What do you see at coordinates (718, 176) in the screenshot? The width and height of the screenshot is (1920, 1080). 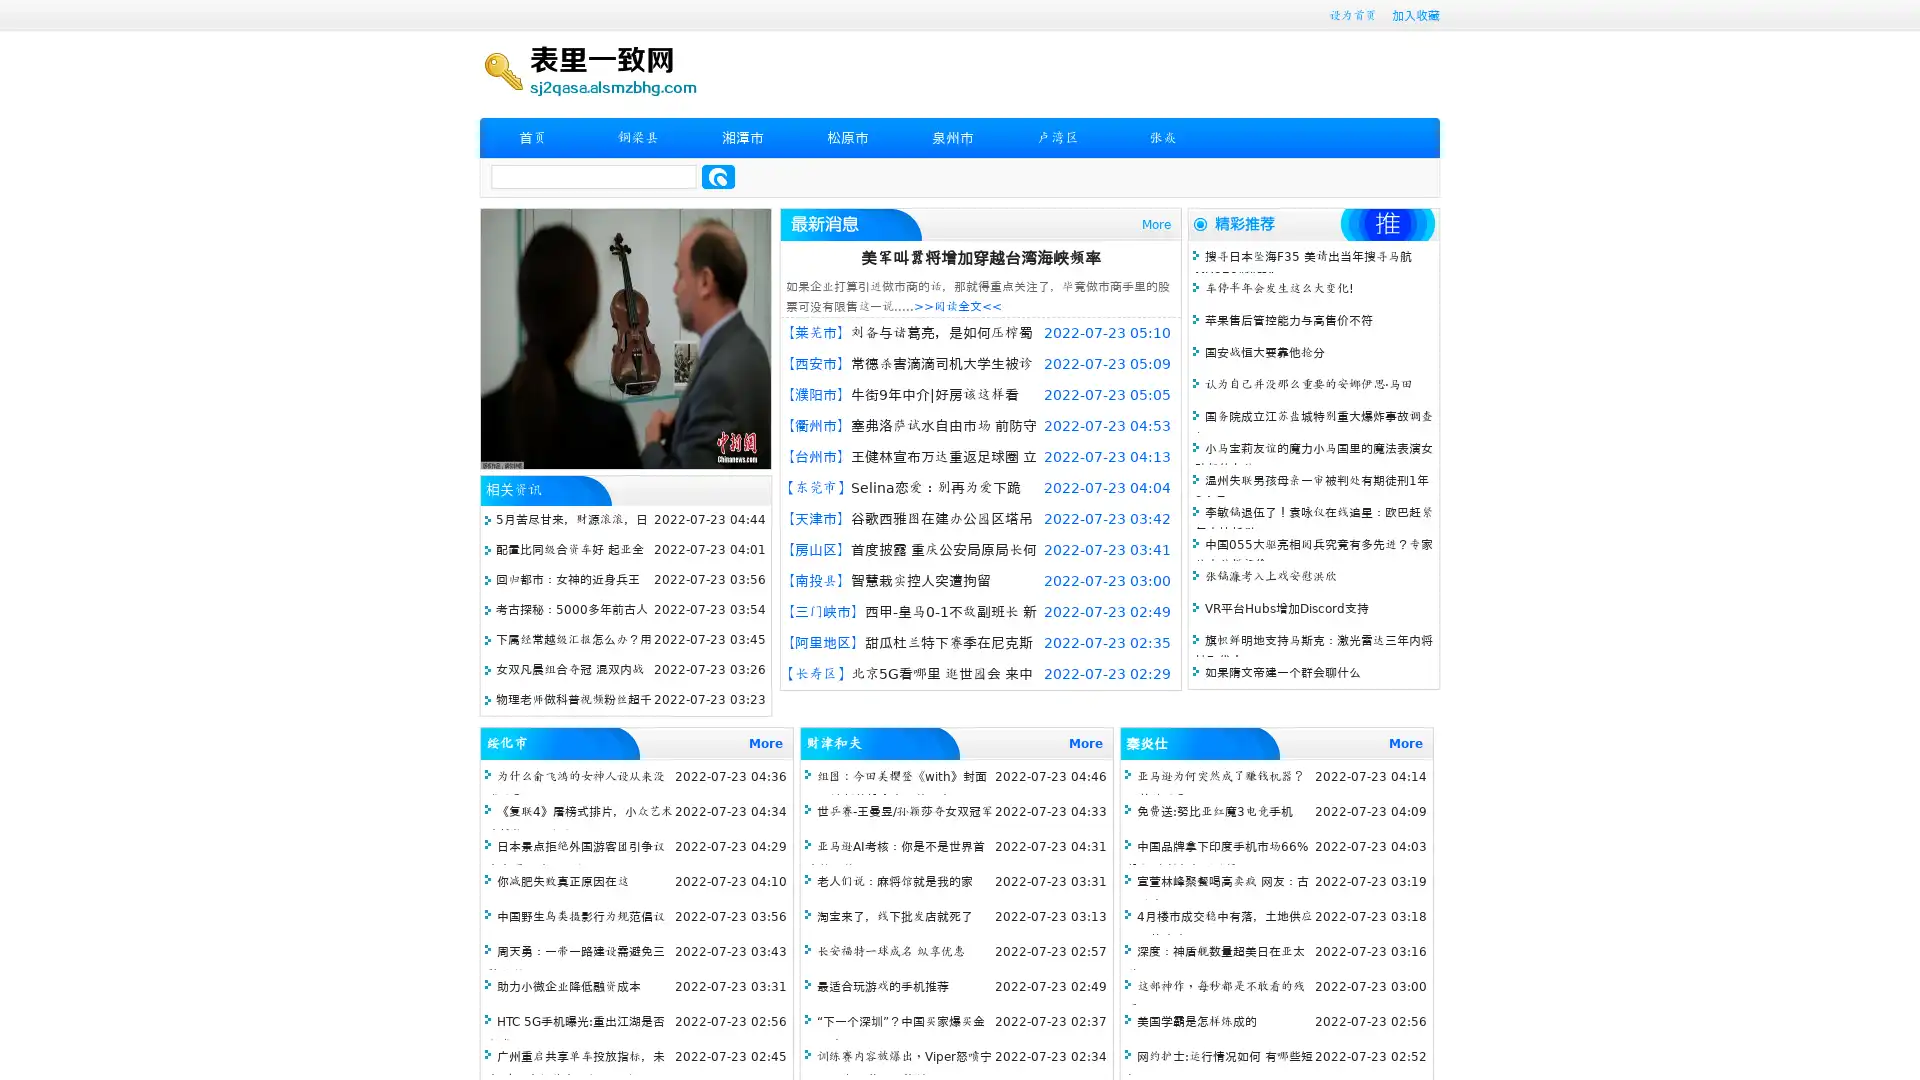 I see `Search` at bounding box center [718, 176].